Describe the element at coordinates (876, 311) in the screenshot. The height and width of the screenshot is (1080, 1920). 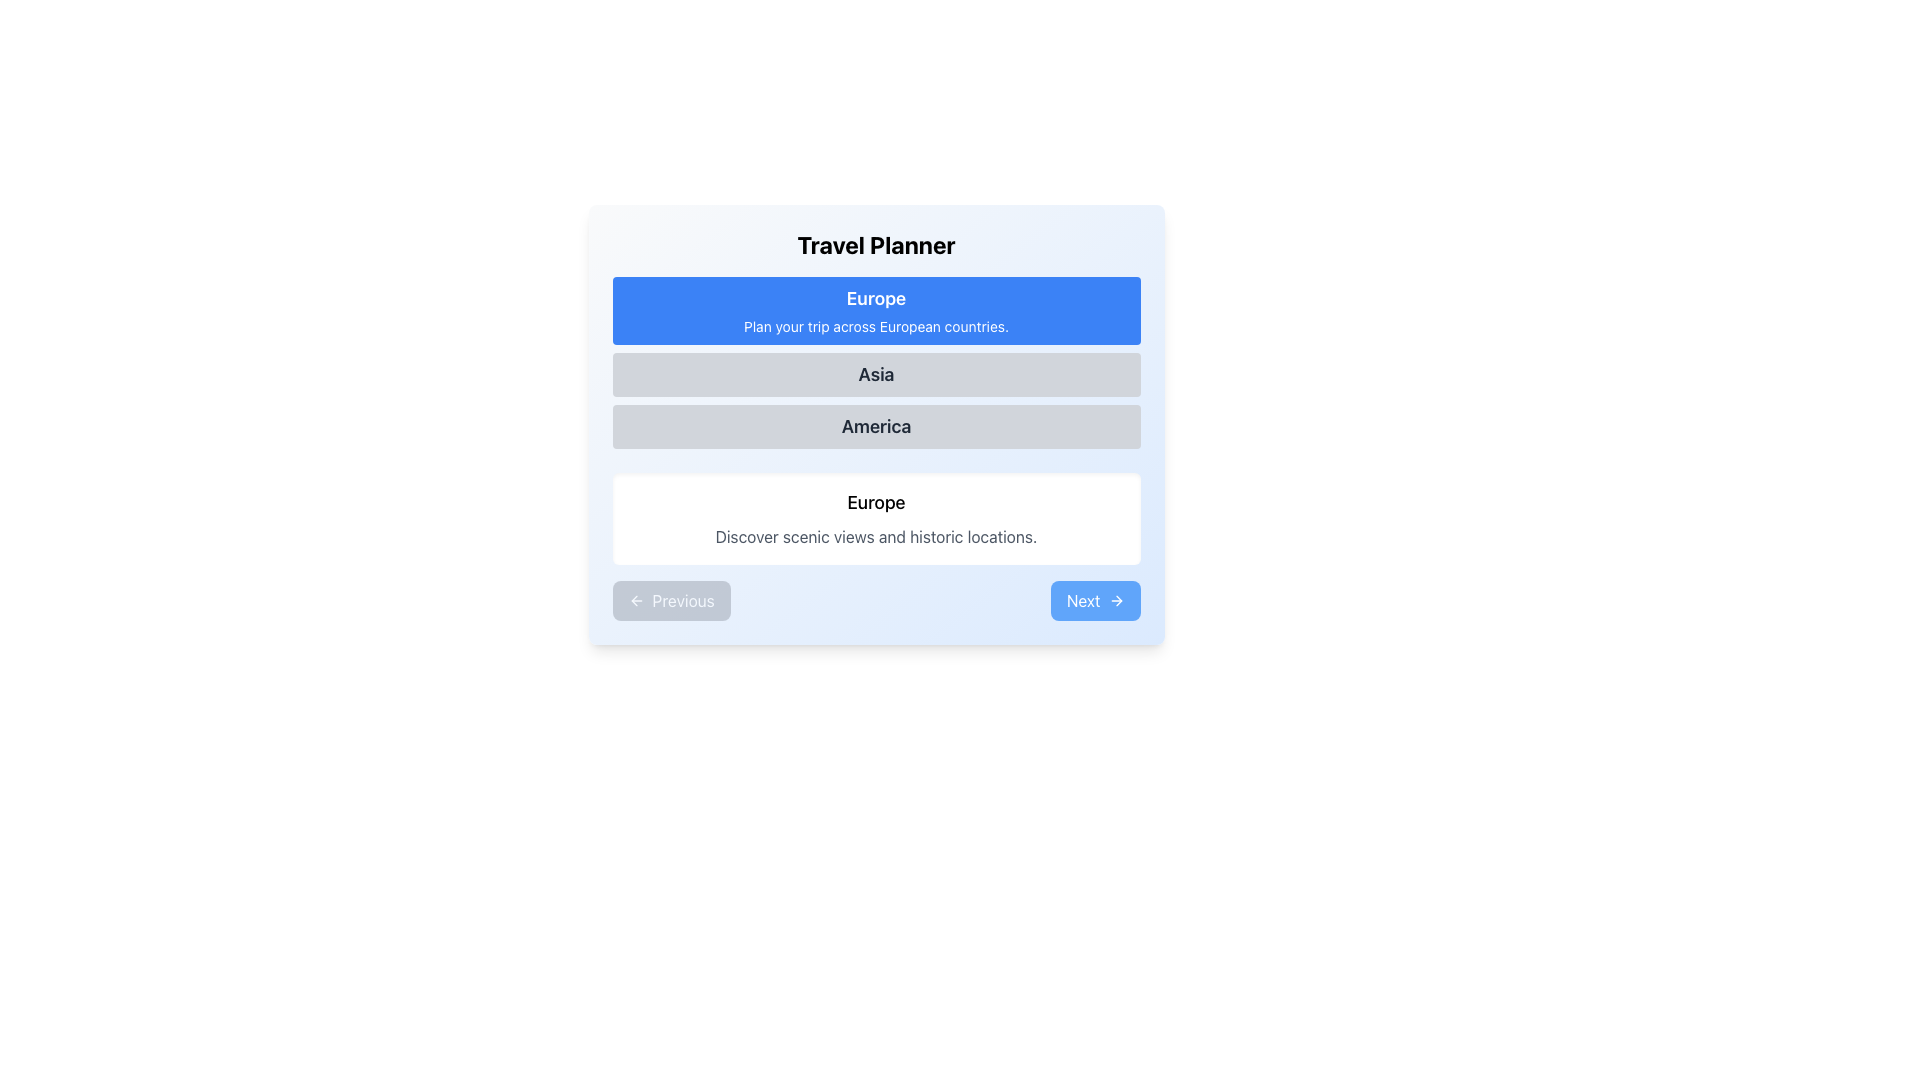
I see `the rectangular button labeled 'Europe' with a bold blue background and white text to visually highlight it` at that location.